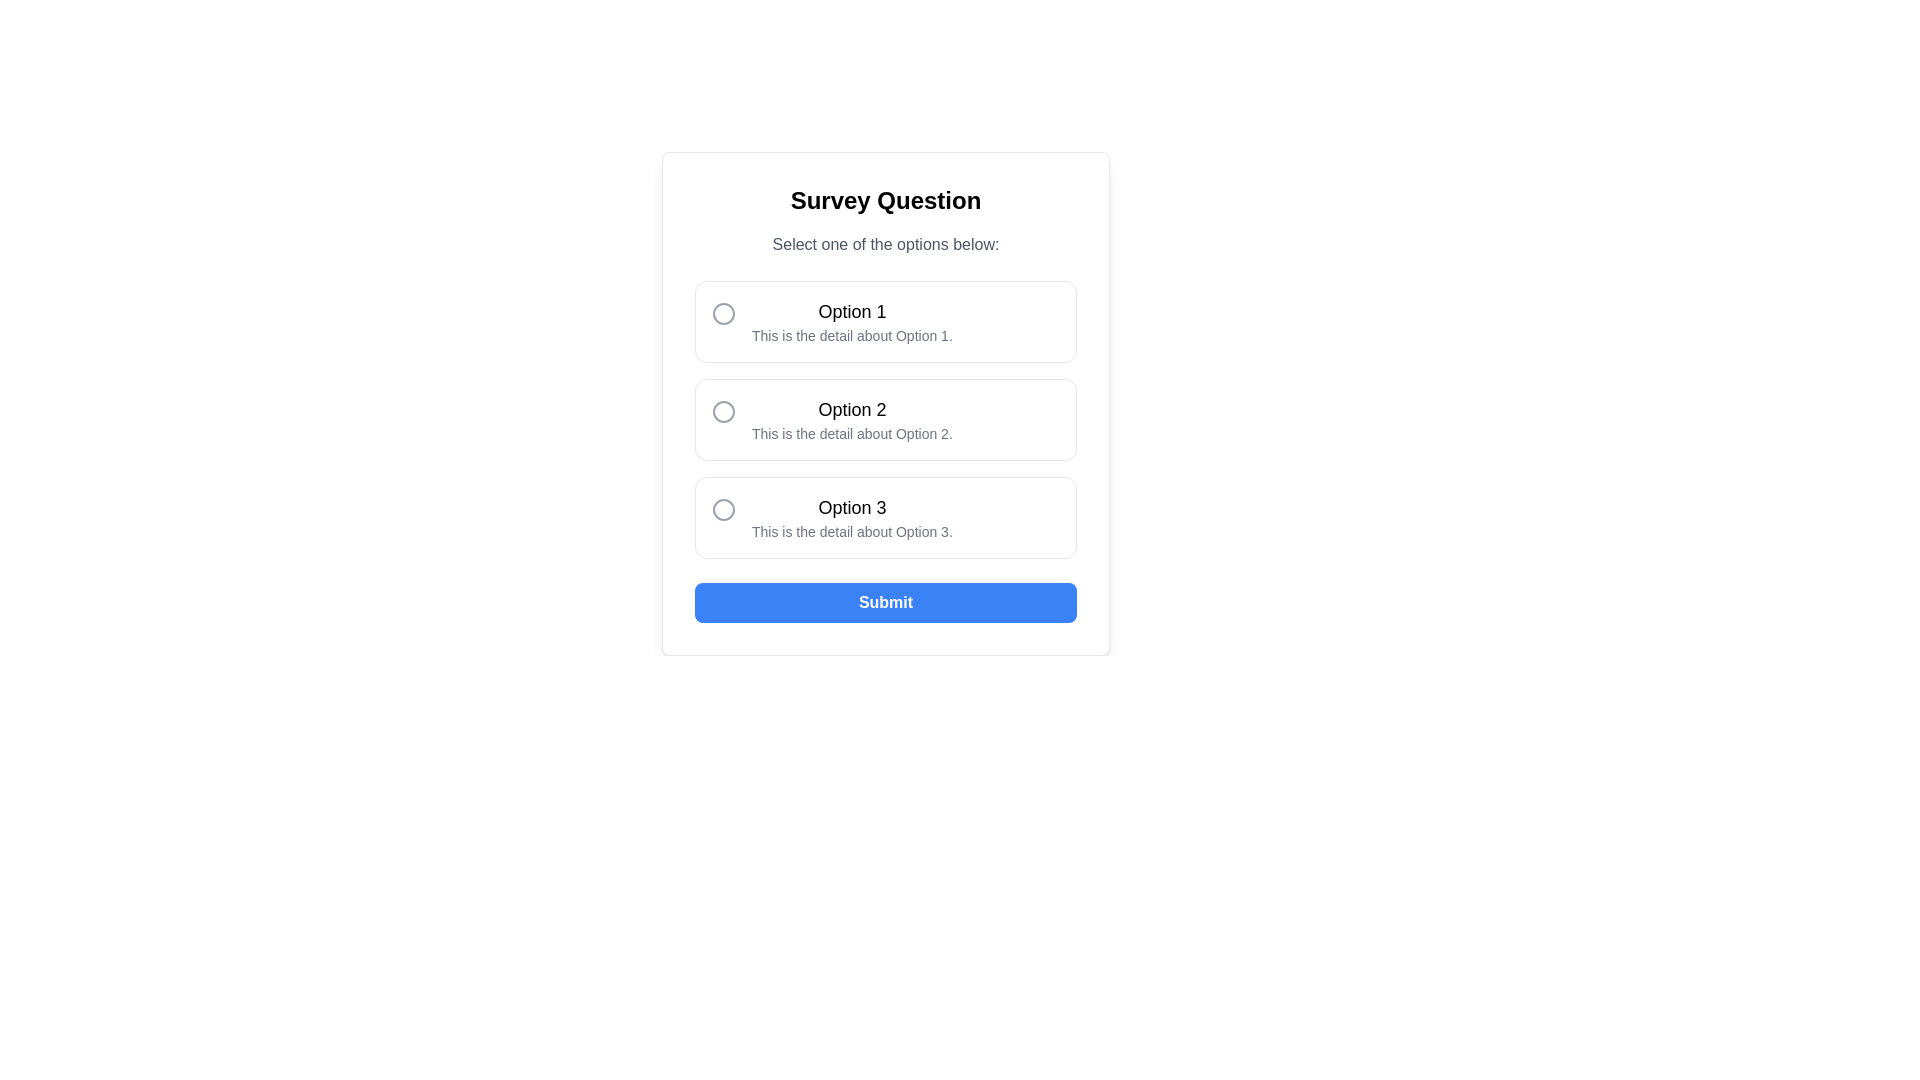  Describe the element at coordinates (723, 313) in the screenshot. I see `the circular part of the radio button for selecting 'Option 1', which is located adjacent to the left of the 'Option 1' label text` at that location.